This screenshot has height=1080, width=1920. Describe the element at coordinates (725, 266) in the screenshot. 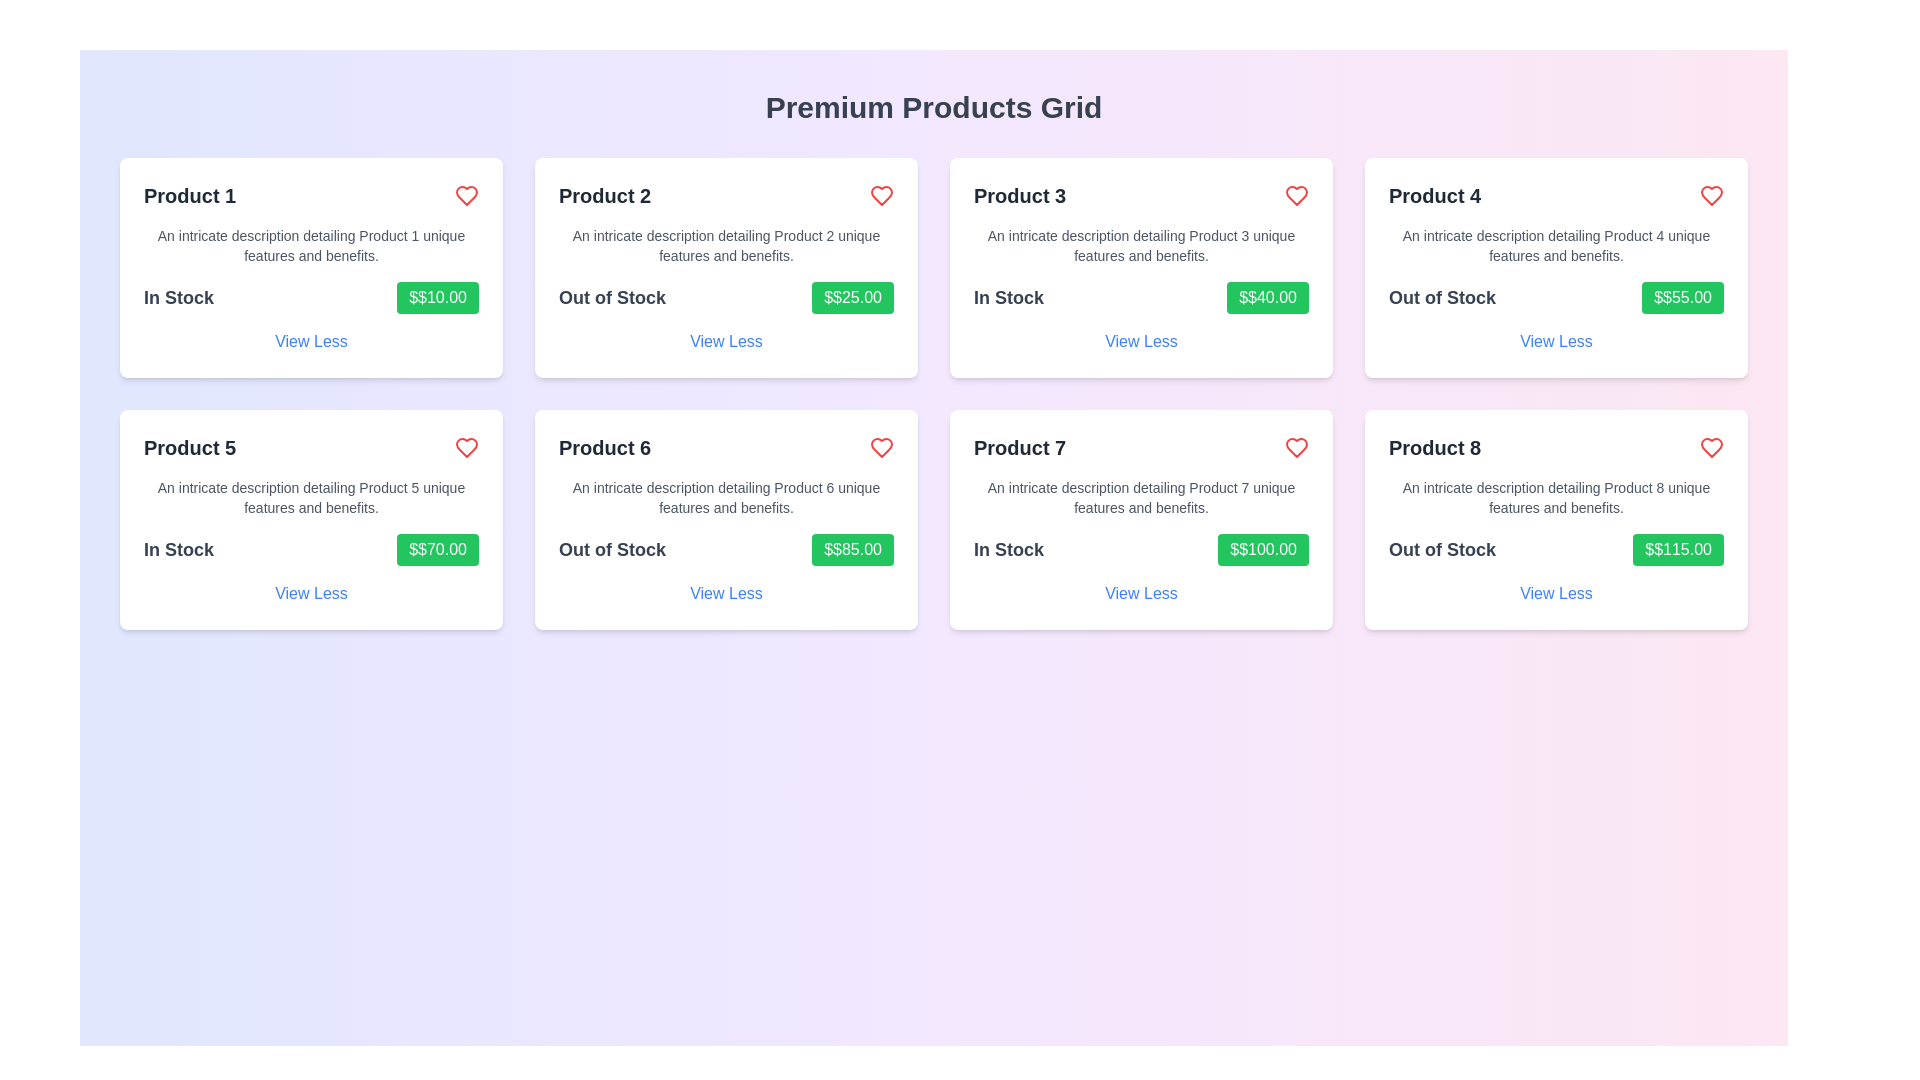

I see `the green price button displaying '$$25.00' on the Product card that has 'Product 2' and is located in the second position of the grid layout` at that location.